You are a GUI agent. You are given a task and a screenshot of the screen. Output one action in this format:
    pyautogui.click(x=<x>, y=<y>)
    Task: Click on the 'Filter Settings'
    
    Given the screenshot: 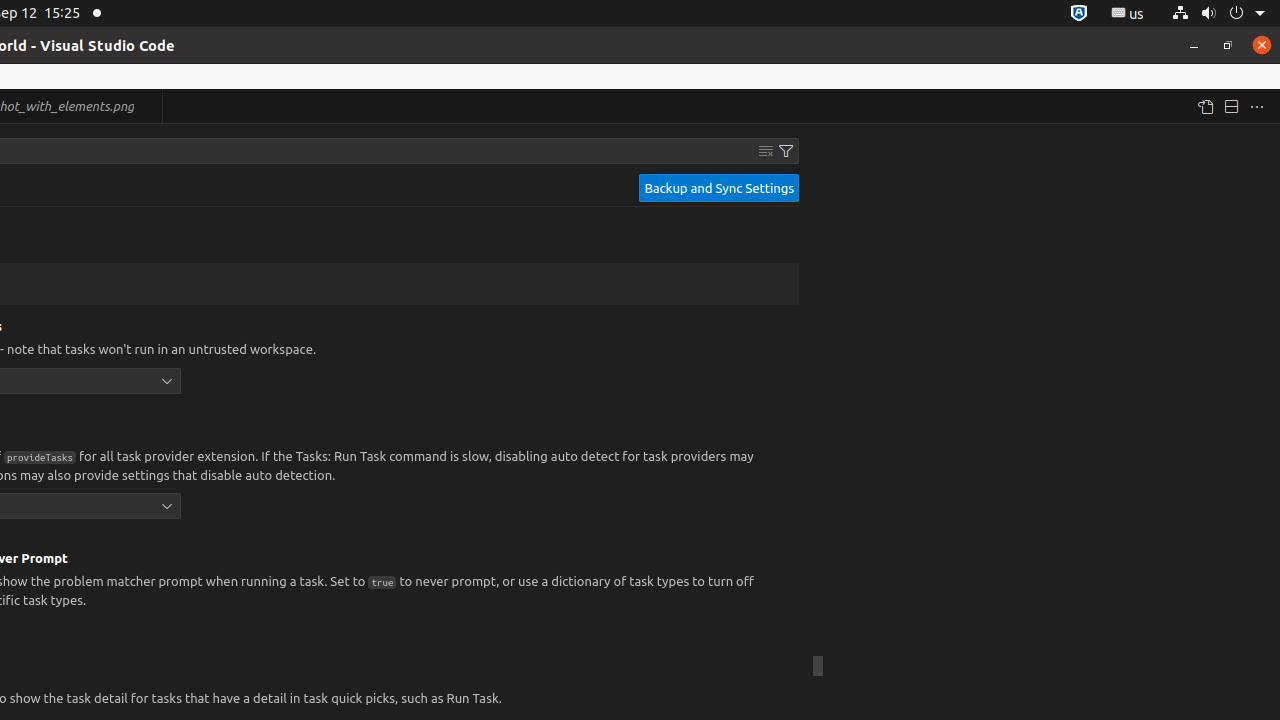 What is the action you would take?
    pyautogui.click(x=785, y=149)
    